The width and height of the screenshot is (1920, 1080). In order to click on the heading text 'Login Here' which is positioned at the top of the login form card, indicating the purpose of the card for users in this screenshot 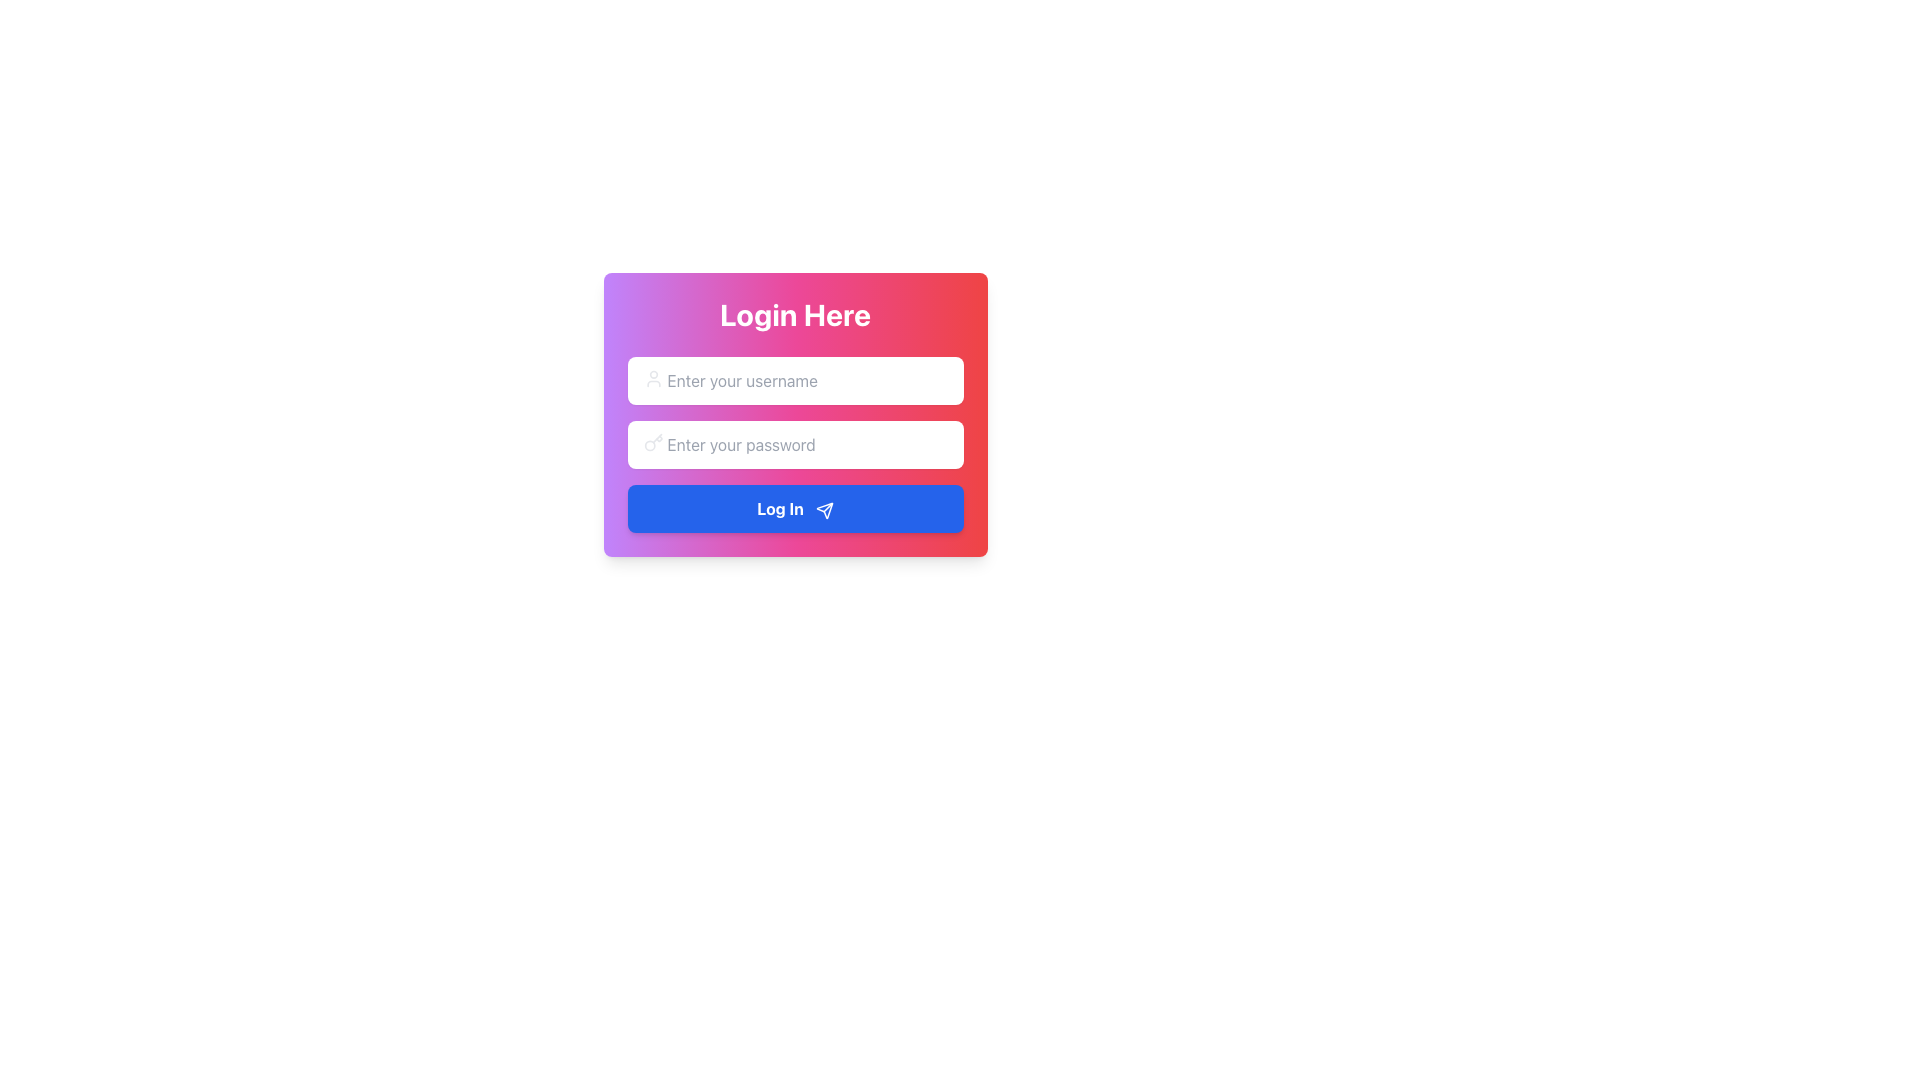, I will do `click(794, 315)`.